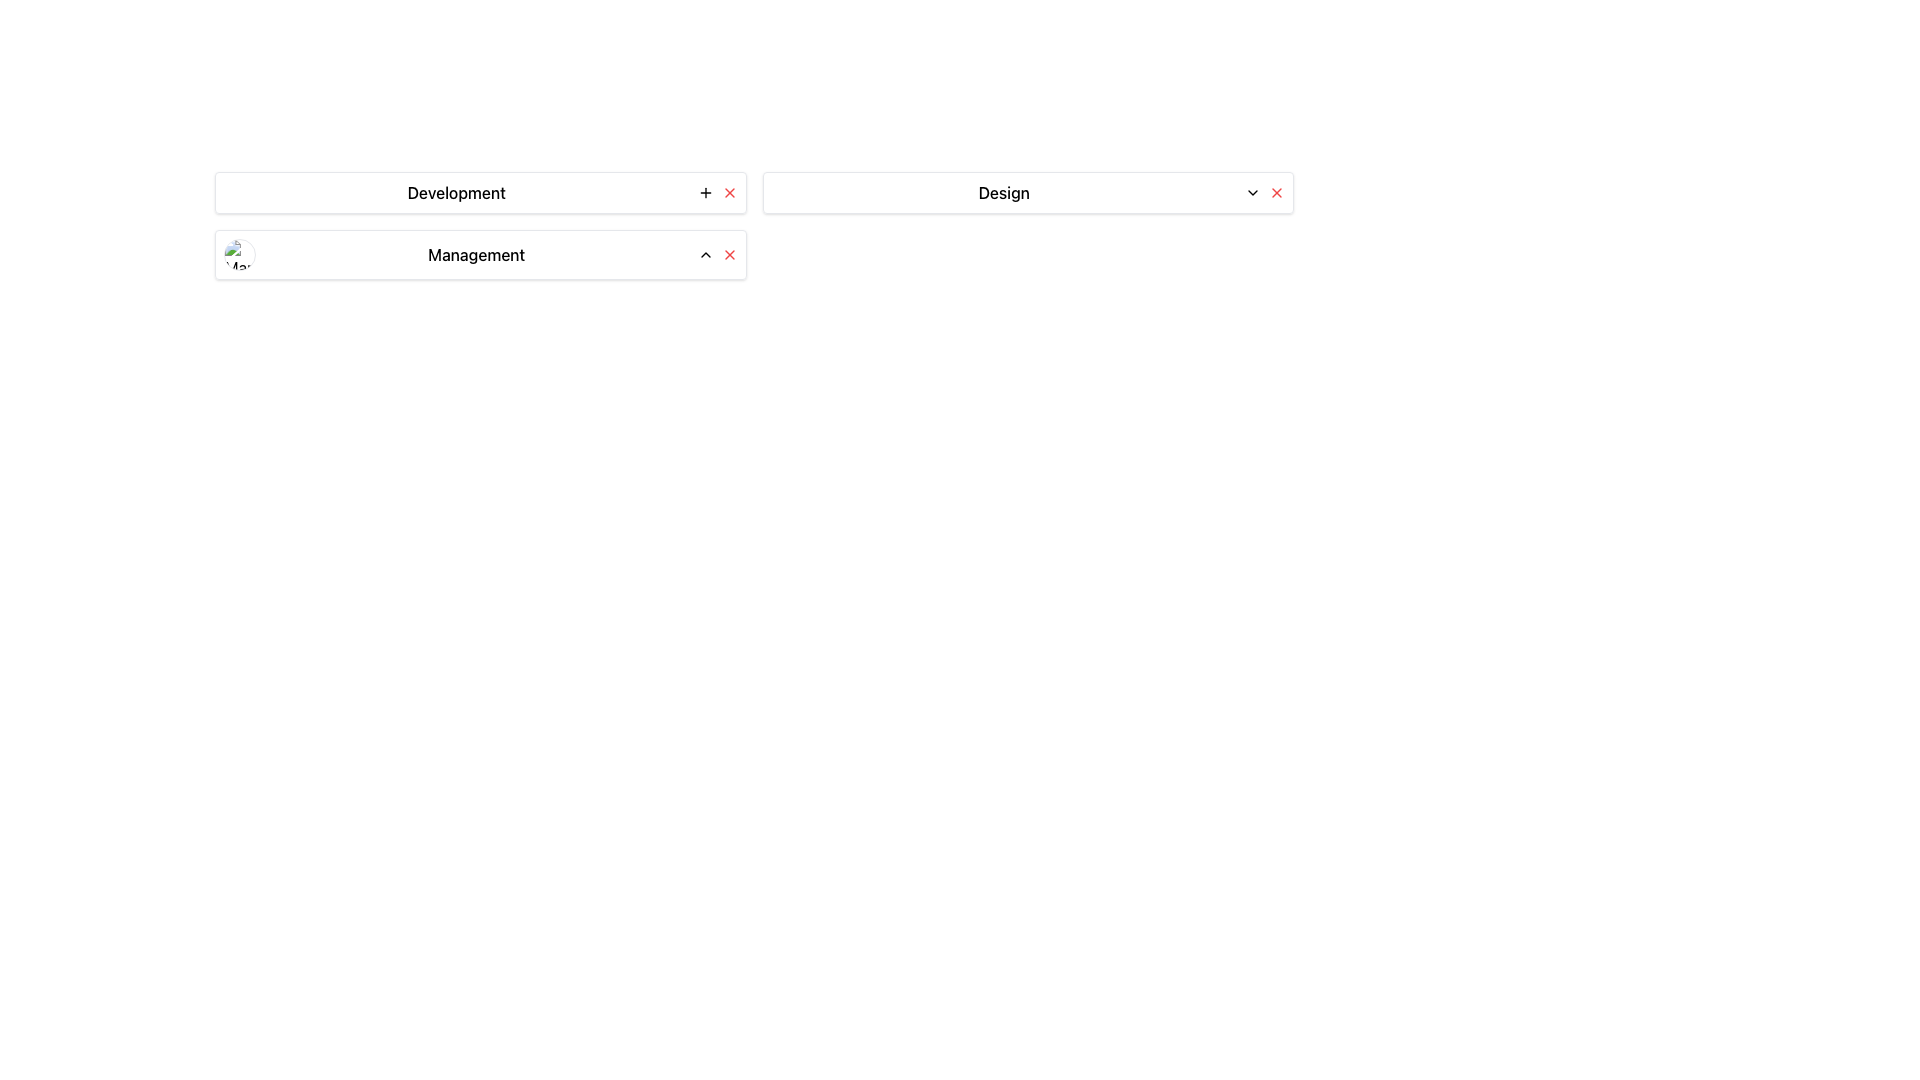 The width and height of the screenshot is (1920, 1080). What do you see at coordinates (705, 253) in the screenshot?
I see `the chevron icon located to the left of the red interactive icon, which indicates expandable or collapsible content associated with 'Management'` at bounding box center [705, 253].